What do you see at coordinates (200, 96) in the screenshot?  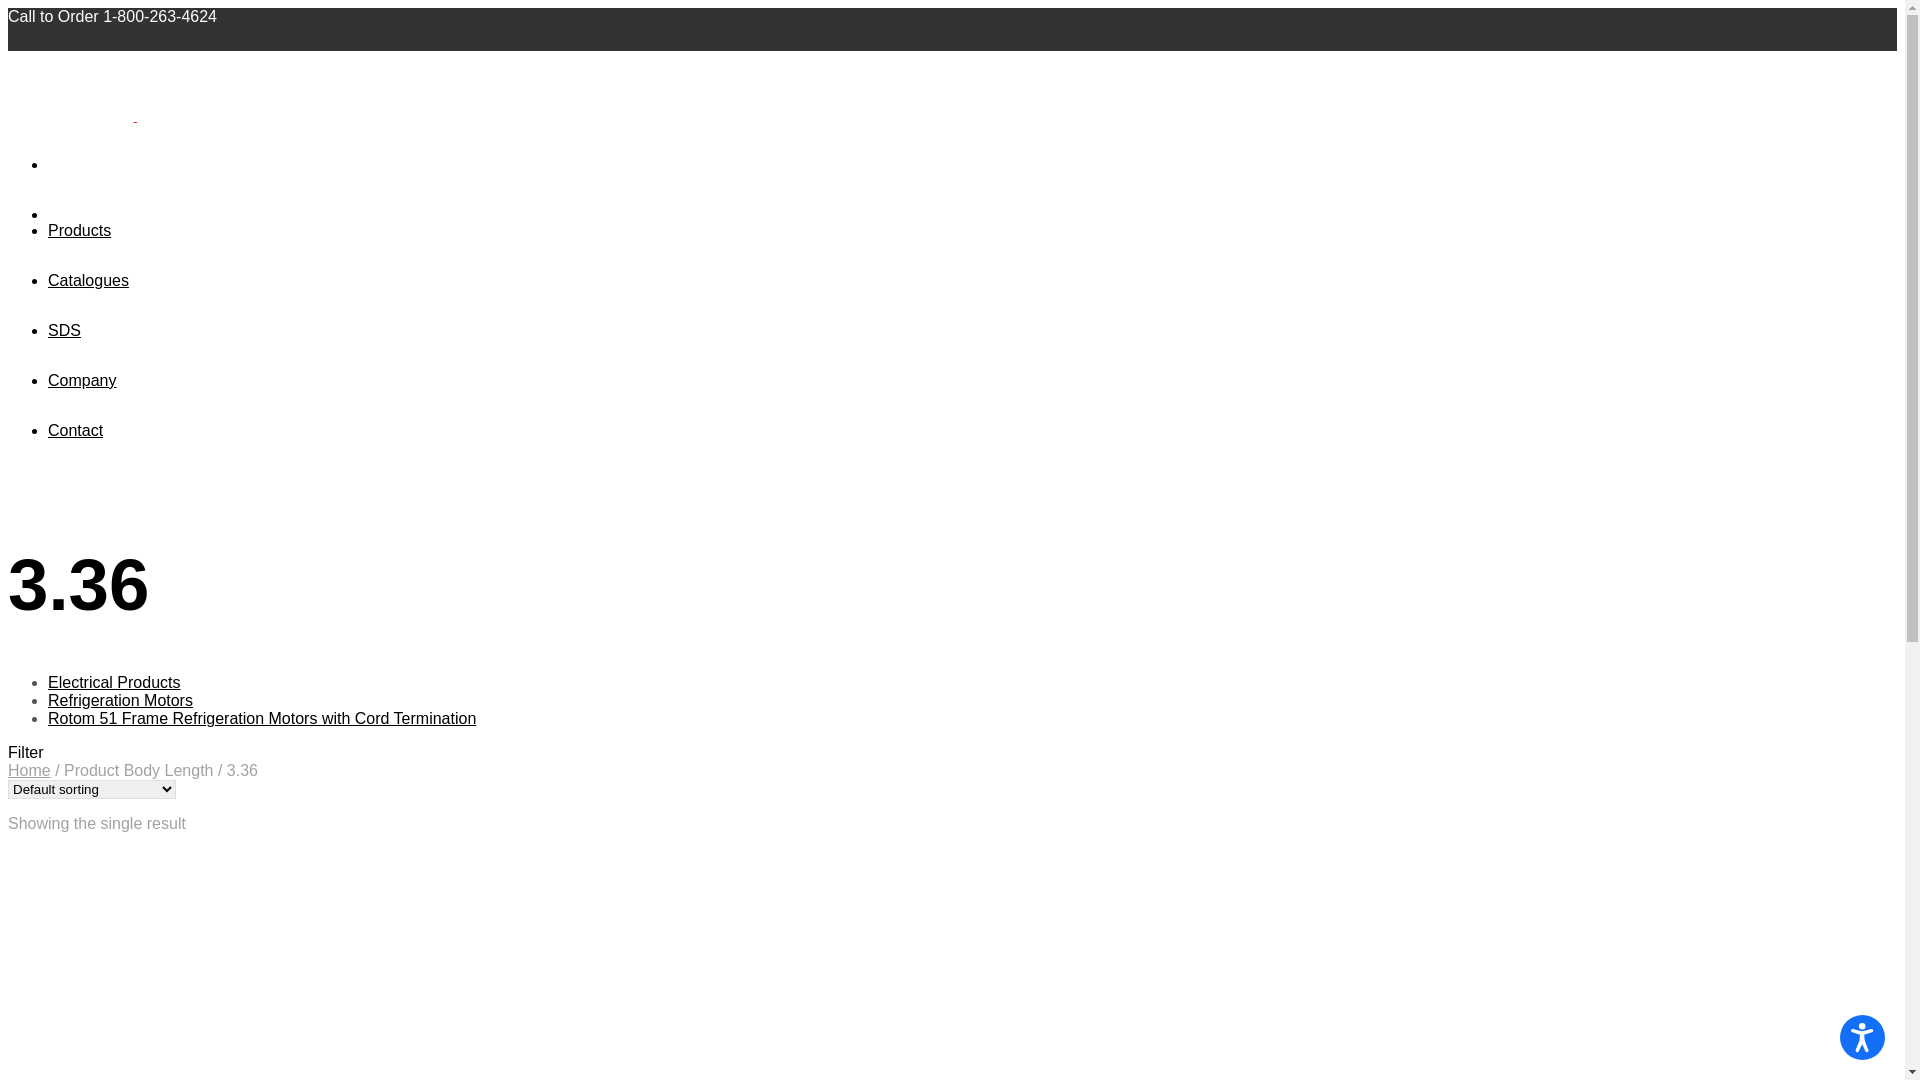 I see `'A DiversiTech Company'` at bounding box center [200, 96].